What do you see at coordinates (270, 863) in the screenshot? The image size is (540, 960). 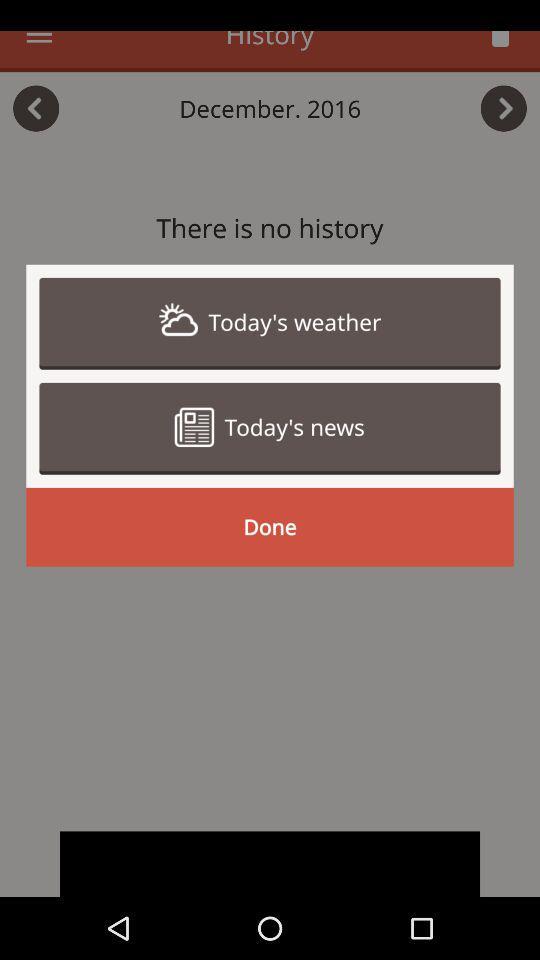 I see `the item at the bottom` at bounding box center [270, 863].